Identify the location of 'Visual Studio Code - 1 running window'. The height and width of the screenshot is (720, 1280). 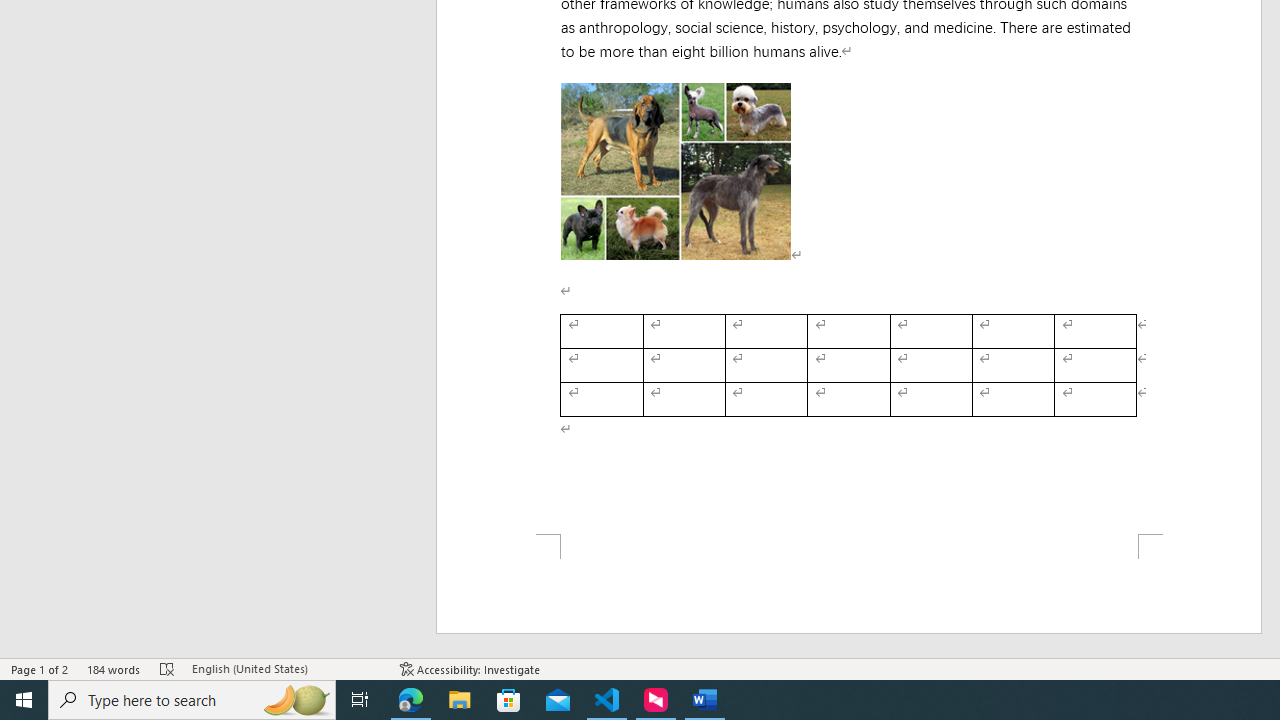
(606, 698).